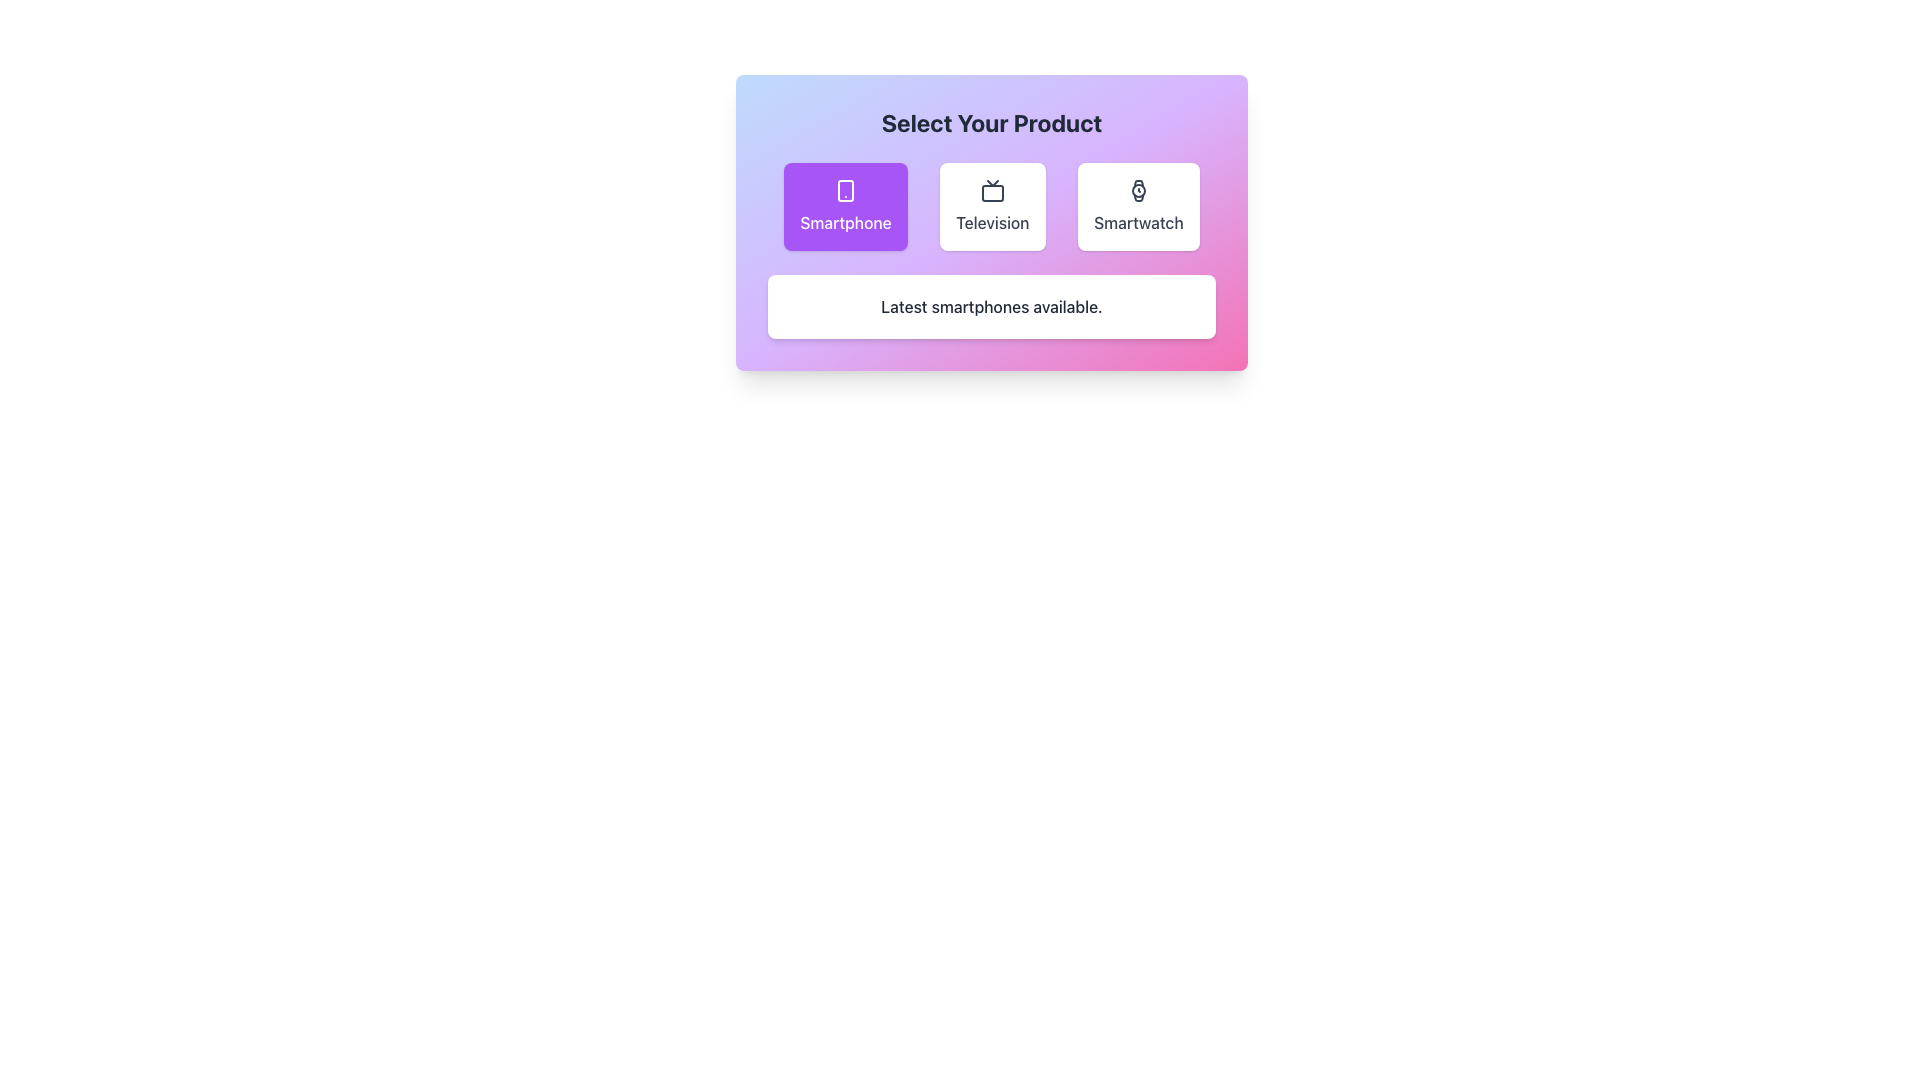 Image resolution: width=1920 pixels, height=1080 pixels. I want to click on the leftmost button in a row of three, which has a purple background, rounded corners, and contains the text 'Smartphone' with a smartphone icon above it, so click(845, 207).